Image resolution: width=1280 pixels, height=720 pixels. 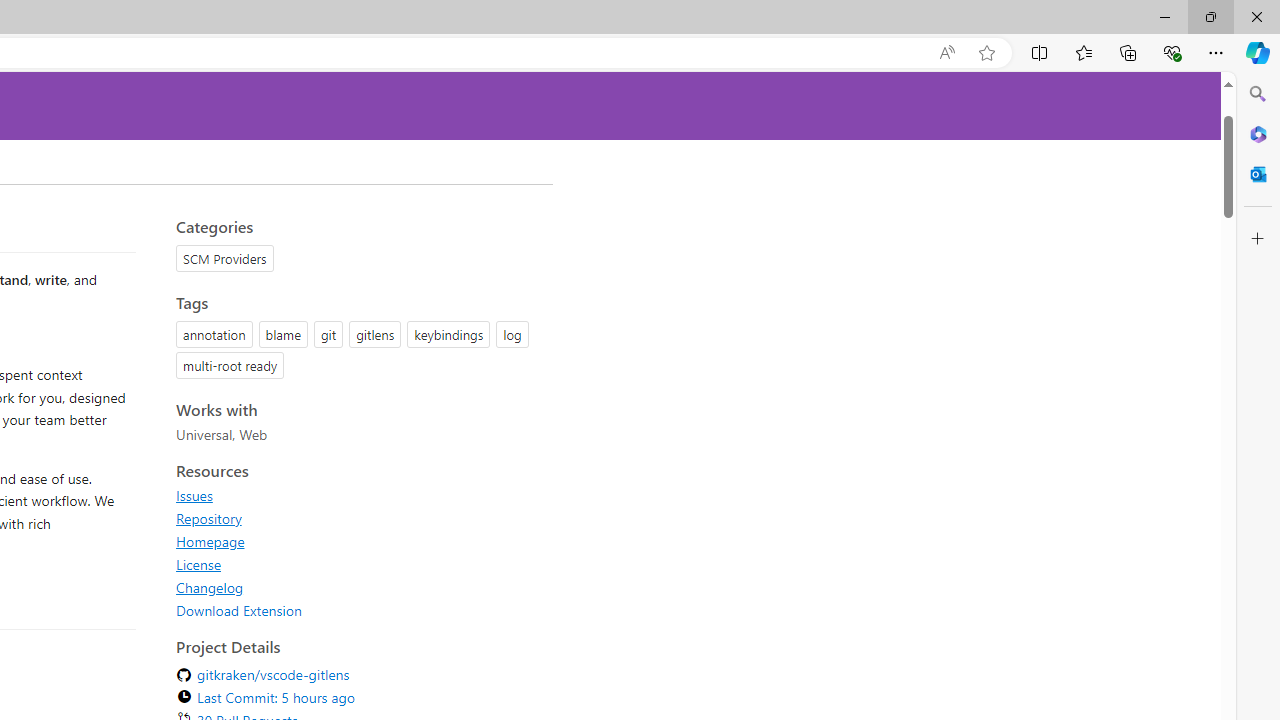 What do you see at coordinates (1257, 51) in the screenshot?
I see `'Copilot (Ctrl+Shift+.)'` at bounding box center [1257, 51].